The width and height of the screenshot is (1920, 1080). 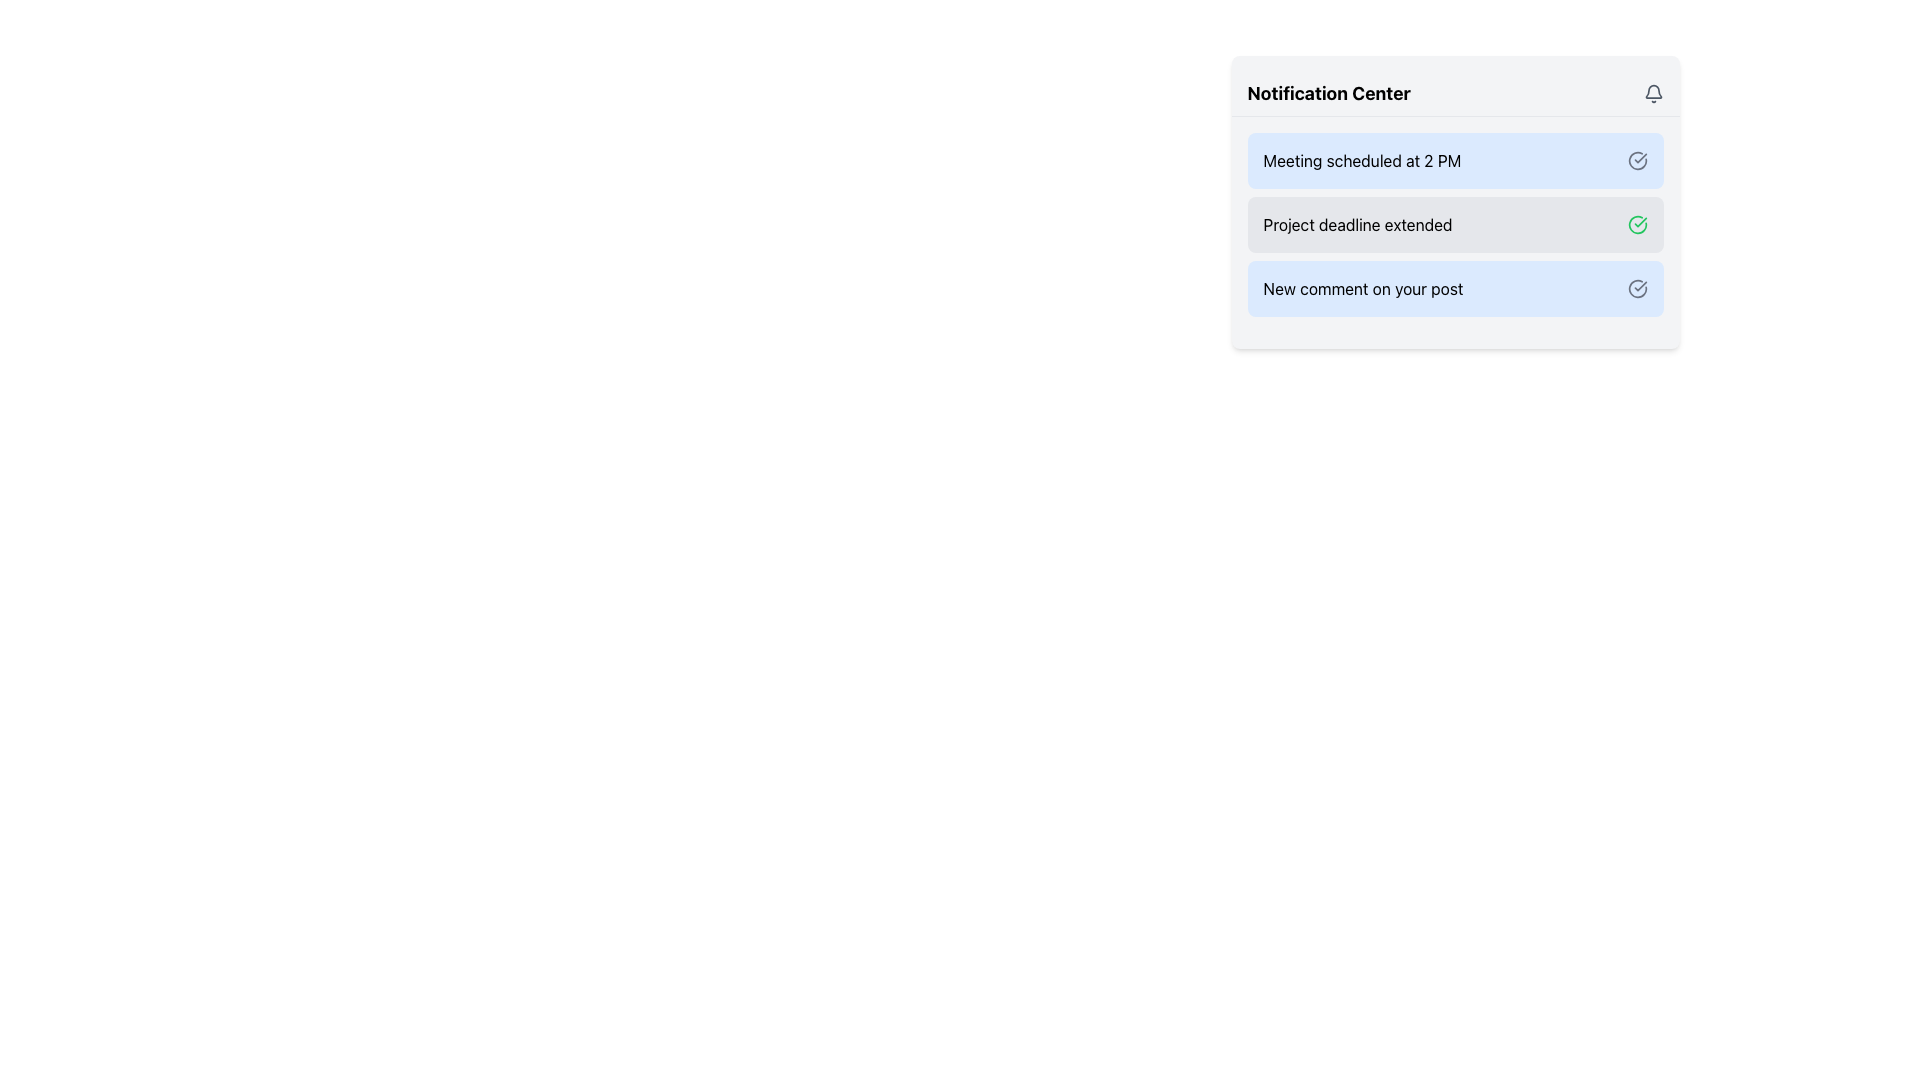 I want to click on the bell notification icon located at the top-right corner of the notification center panel, which serves as a visual representation for notifications, so click(x=1653, y=91).